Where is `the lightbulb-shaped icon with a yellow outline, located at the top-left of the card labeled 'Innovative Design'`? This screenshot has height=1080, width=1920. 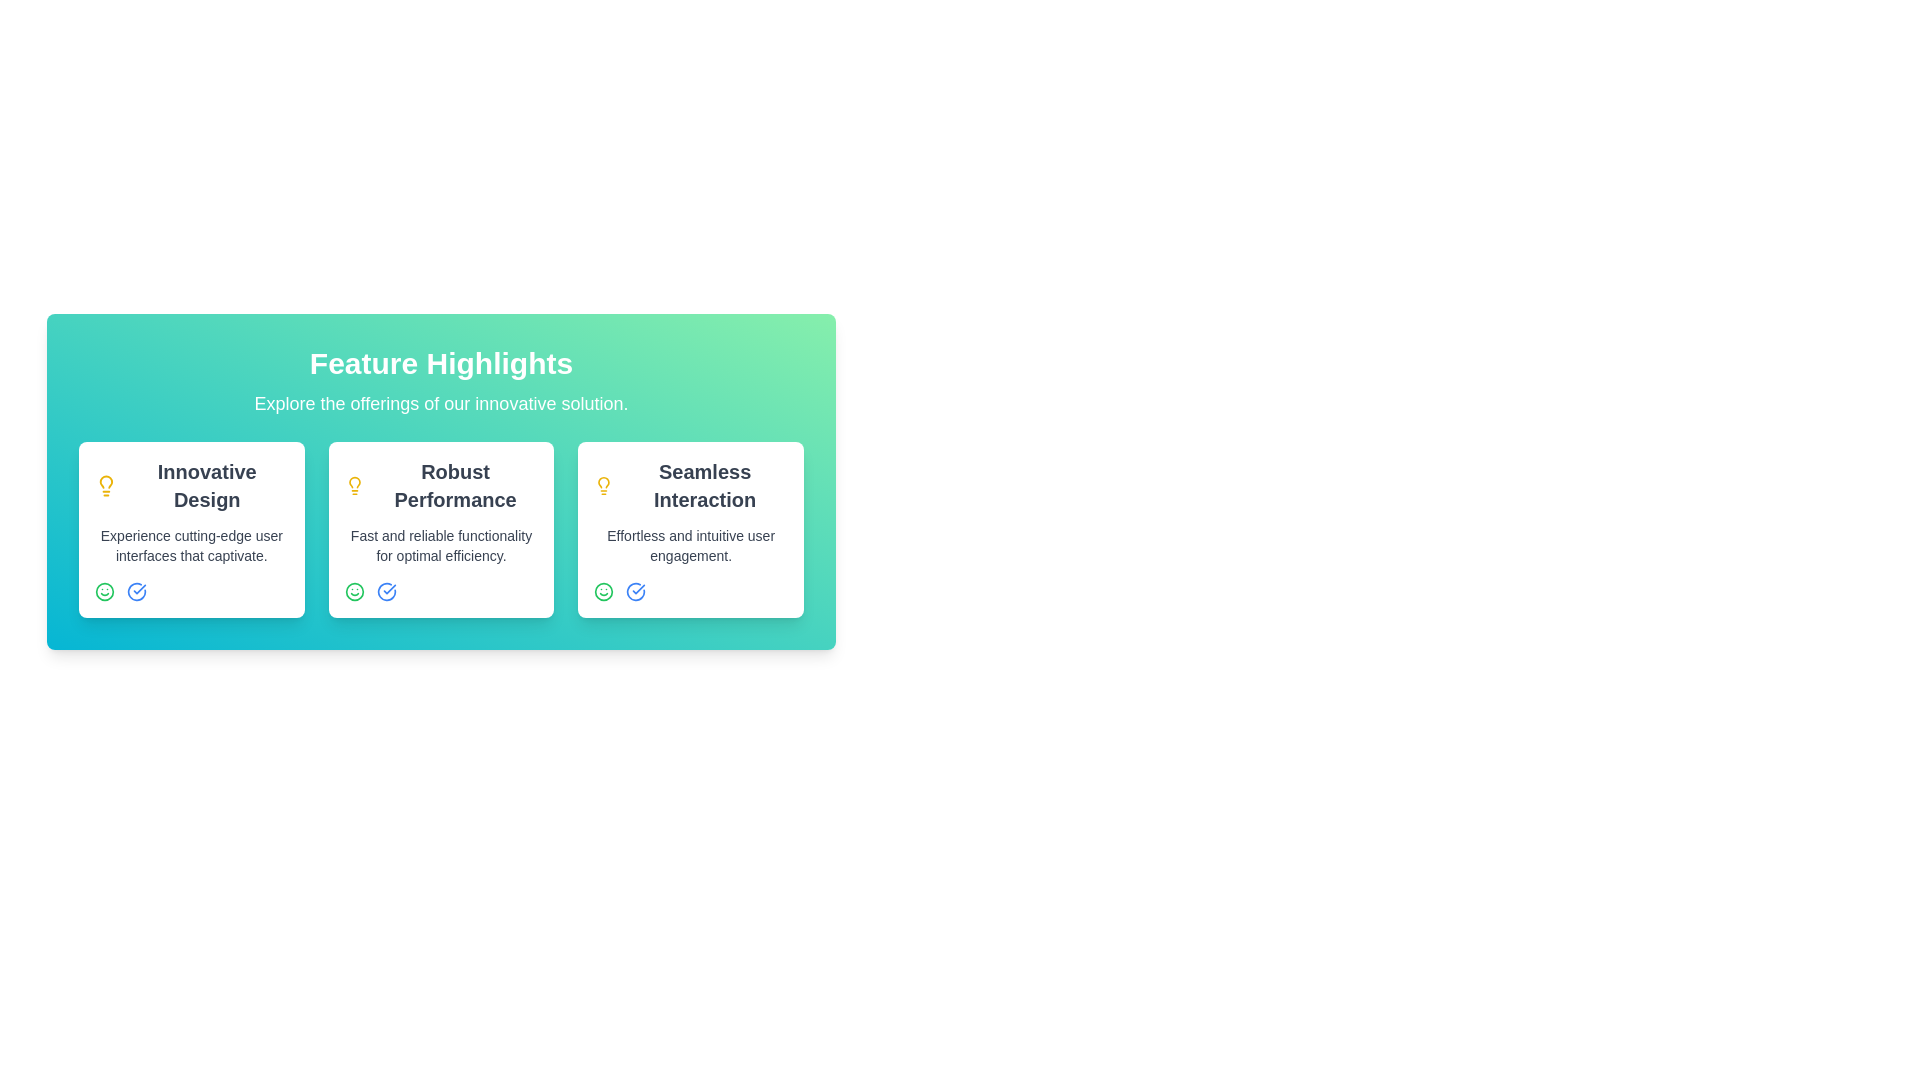
the lightbulb-shaped icon with a yellow outline, located at the top-left of the card labeled 'Innovative Design' is located at coordinates (105, 486).